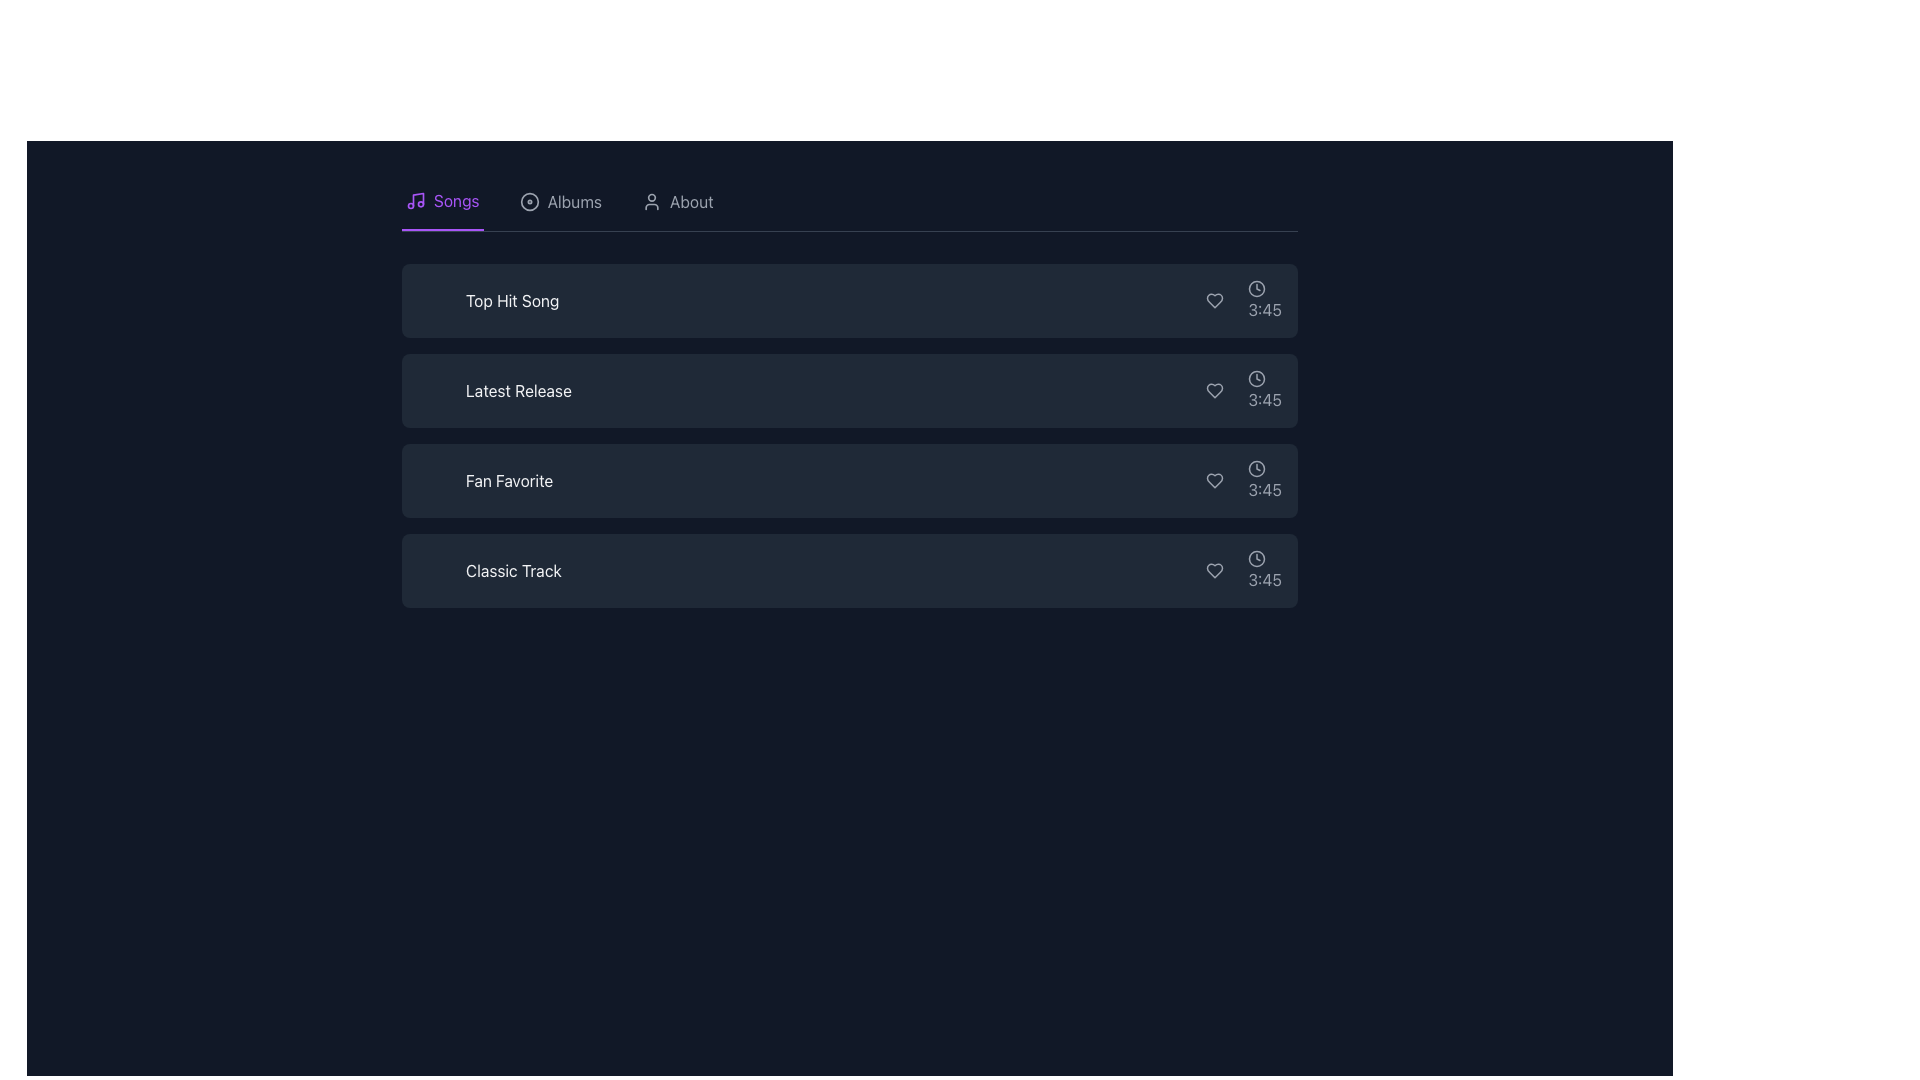  I want to click on the heart-shaped icon, so click(1214, 390).